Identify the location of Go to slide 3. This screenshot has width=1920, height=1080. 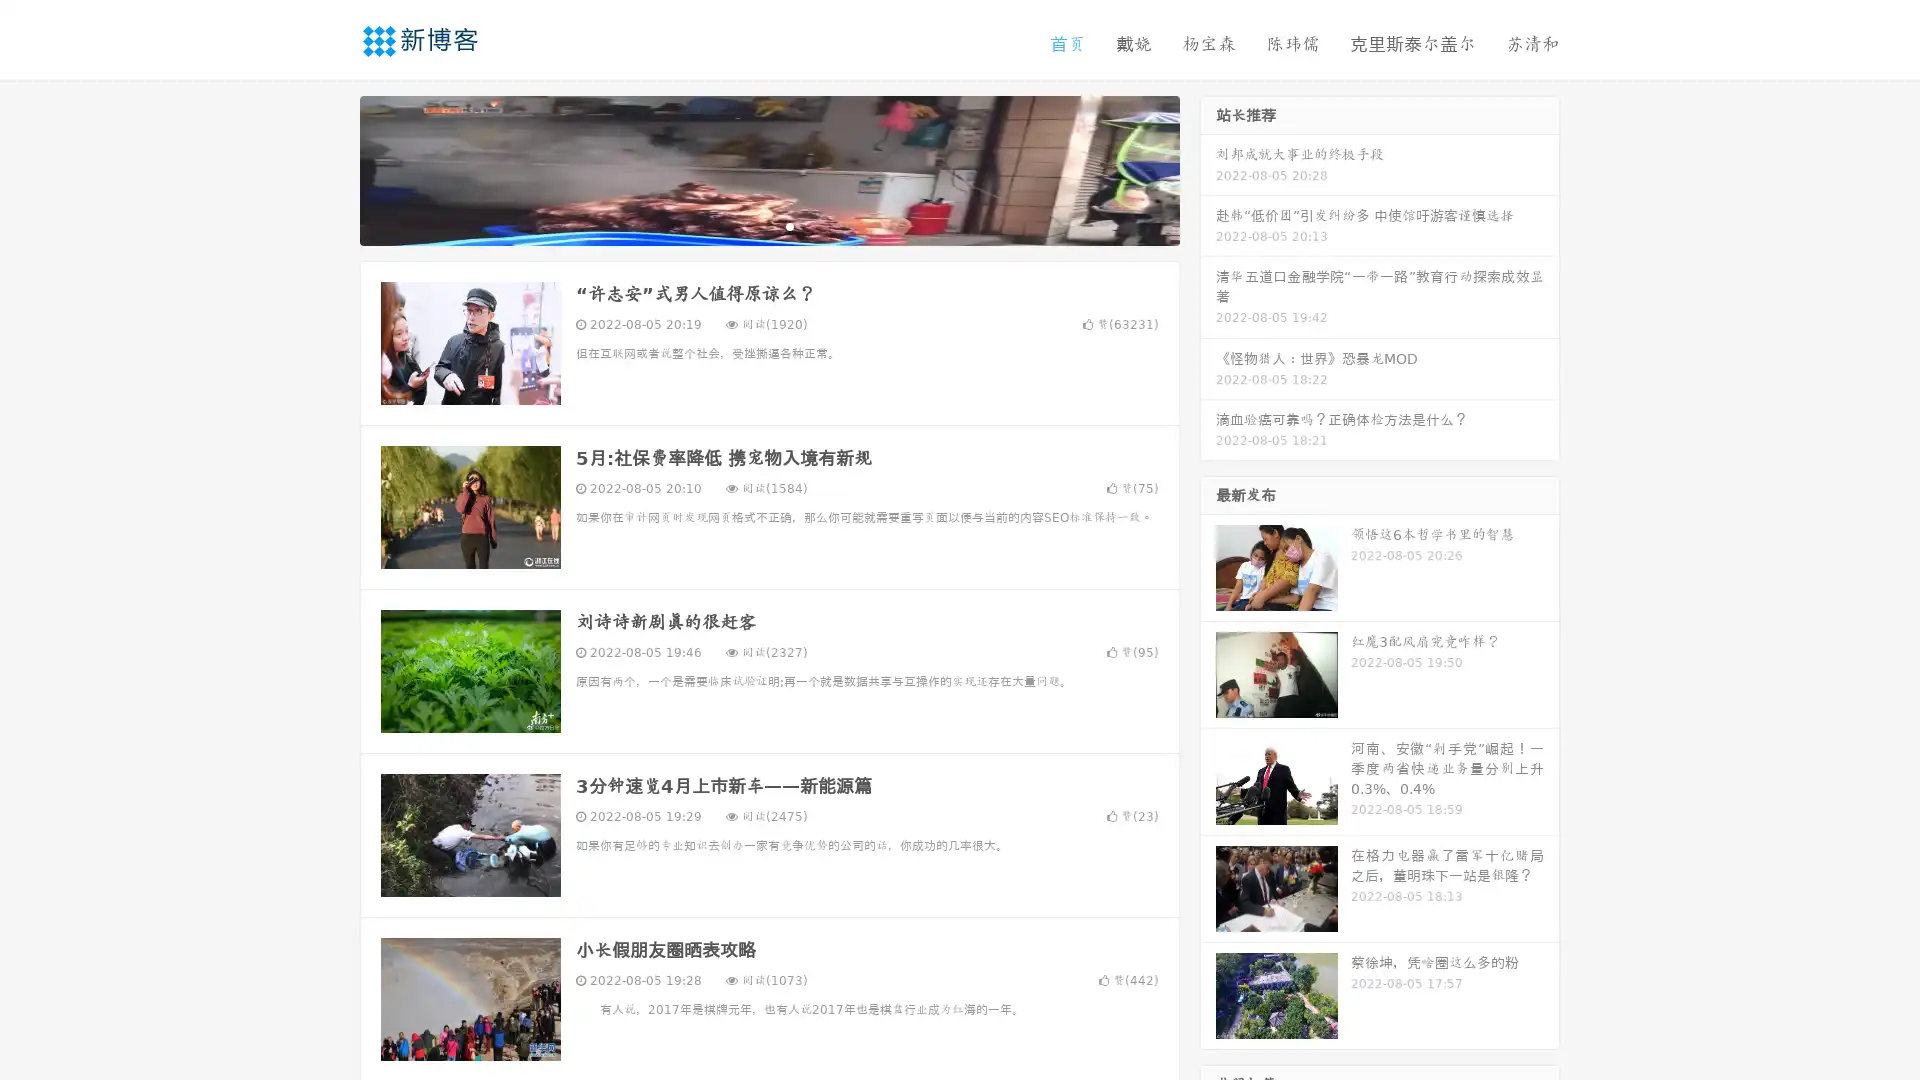
(789, 225).